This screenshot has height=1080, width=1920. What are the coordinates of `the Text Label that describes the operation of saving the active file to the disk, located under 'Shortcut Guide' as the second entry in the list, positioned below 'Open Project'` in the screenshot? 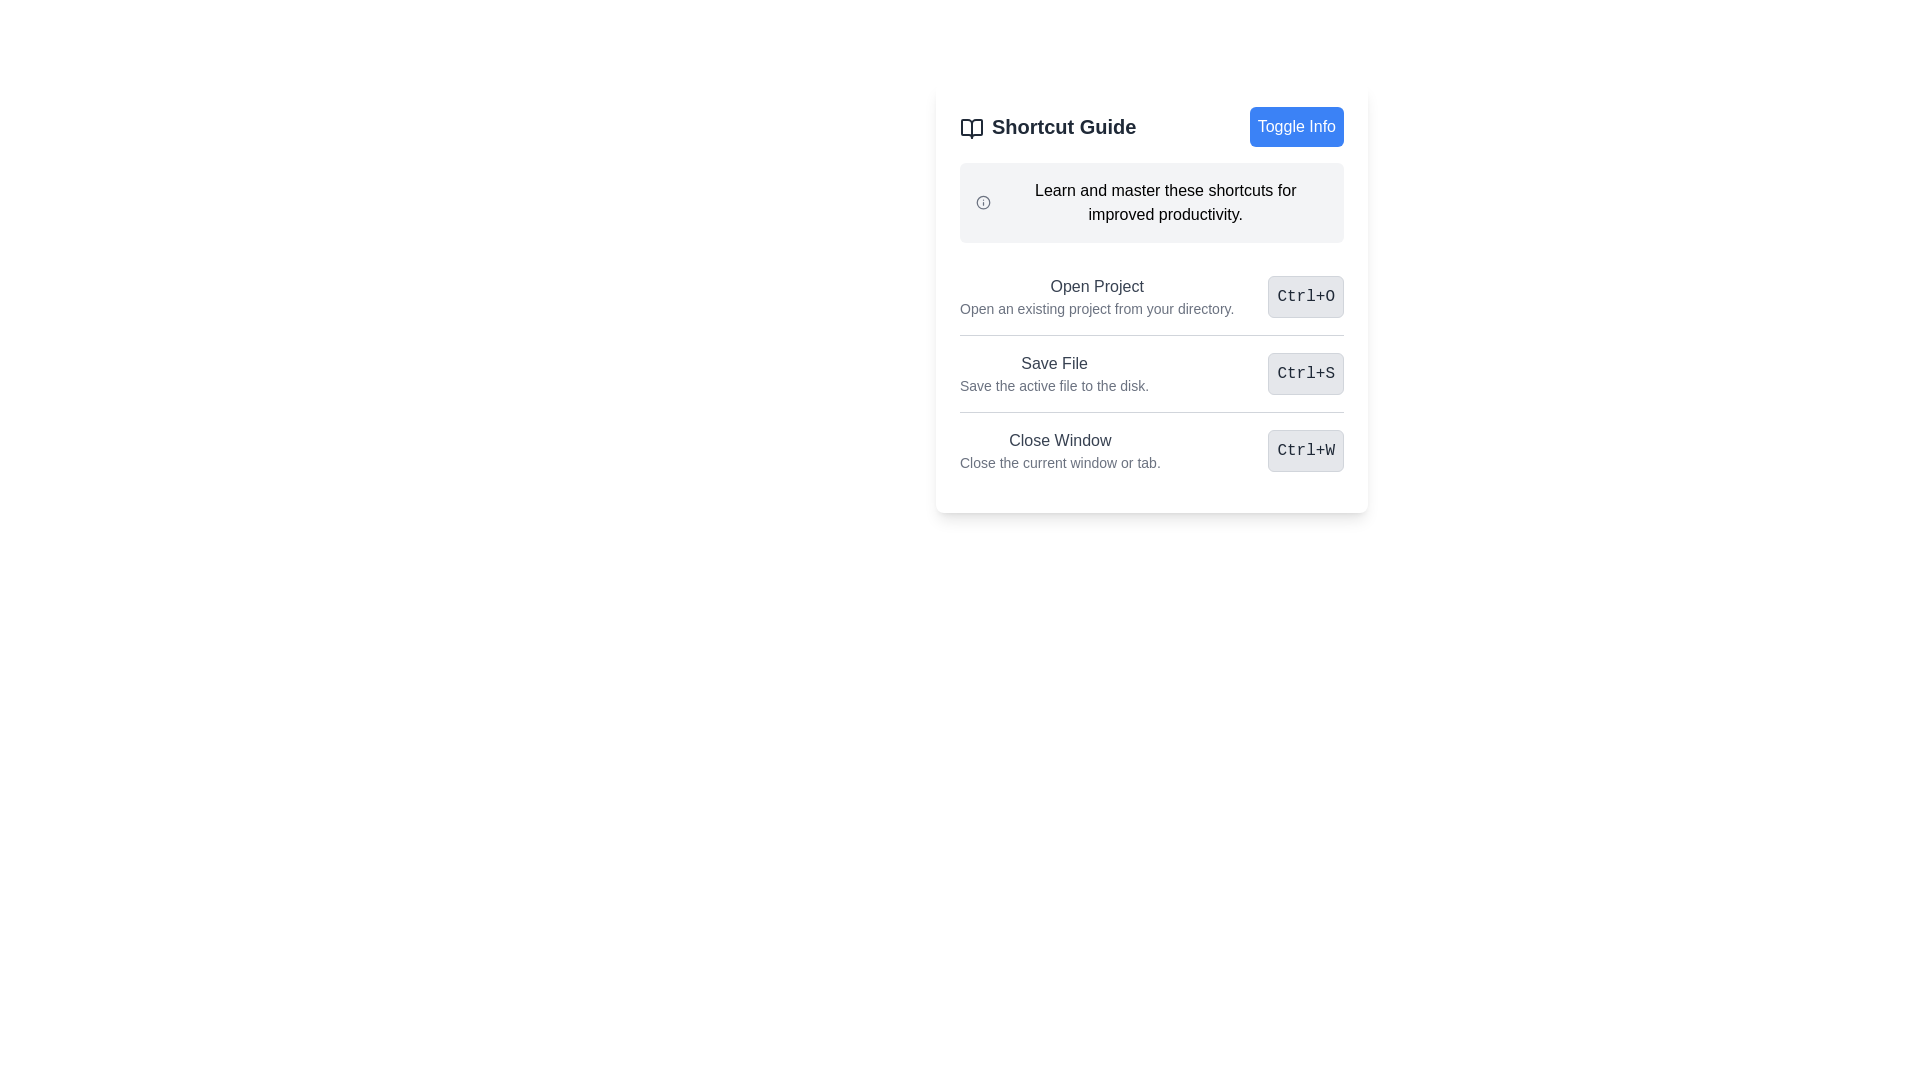 It's located at (1053, 363).